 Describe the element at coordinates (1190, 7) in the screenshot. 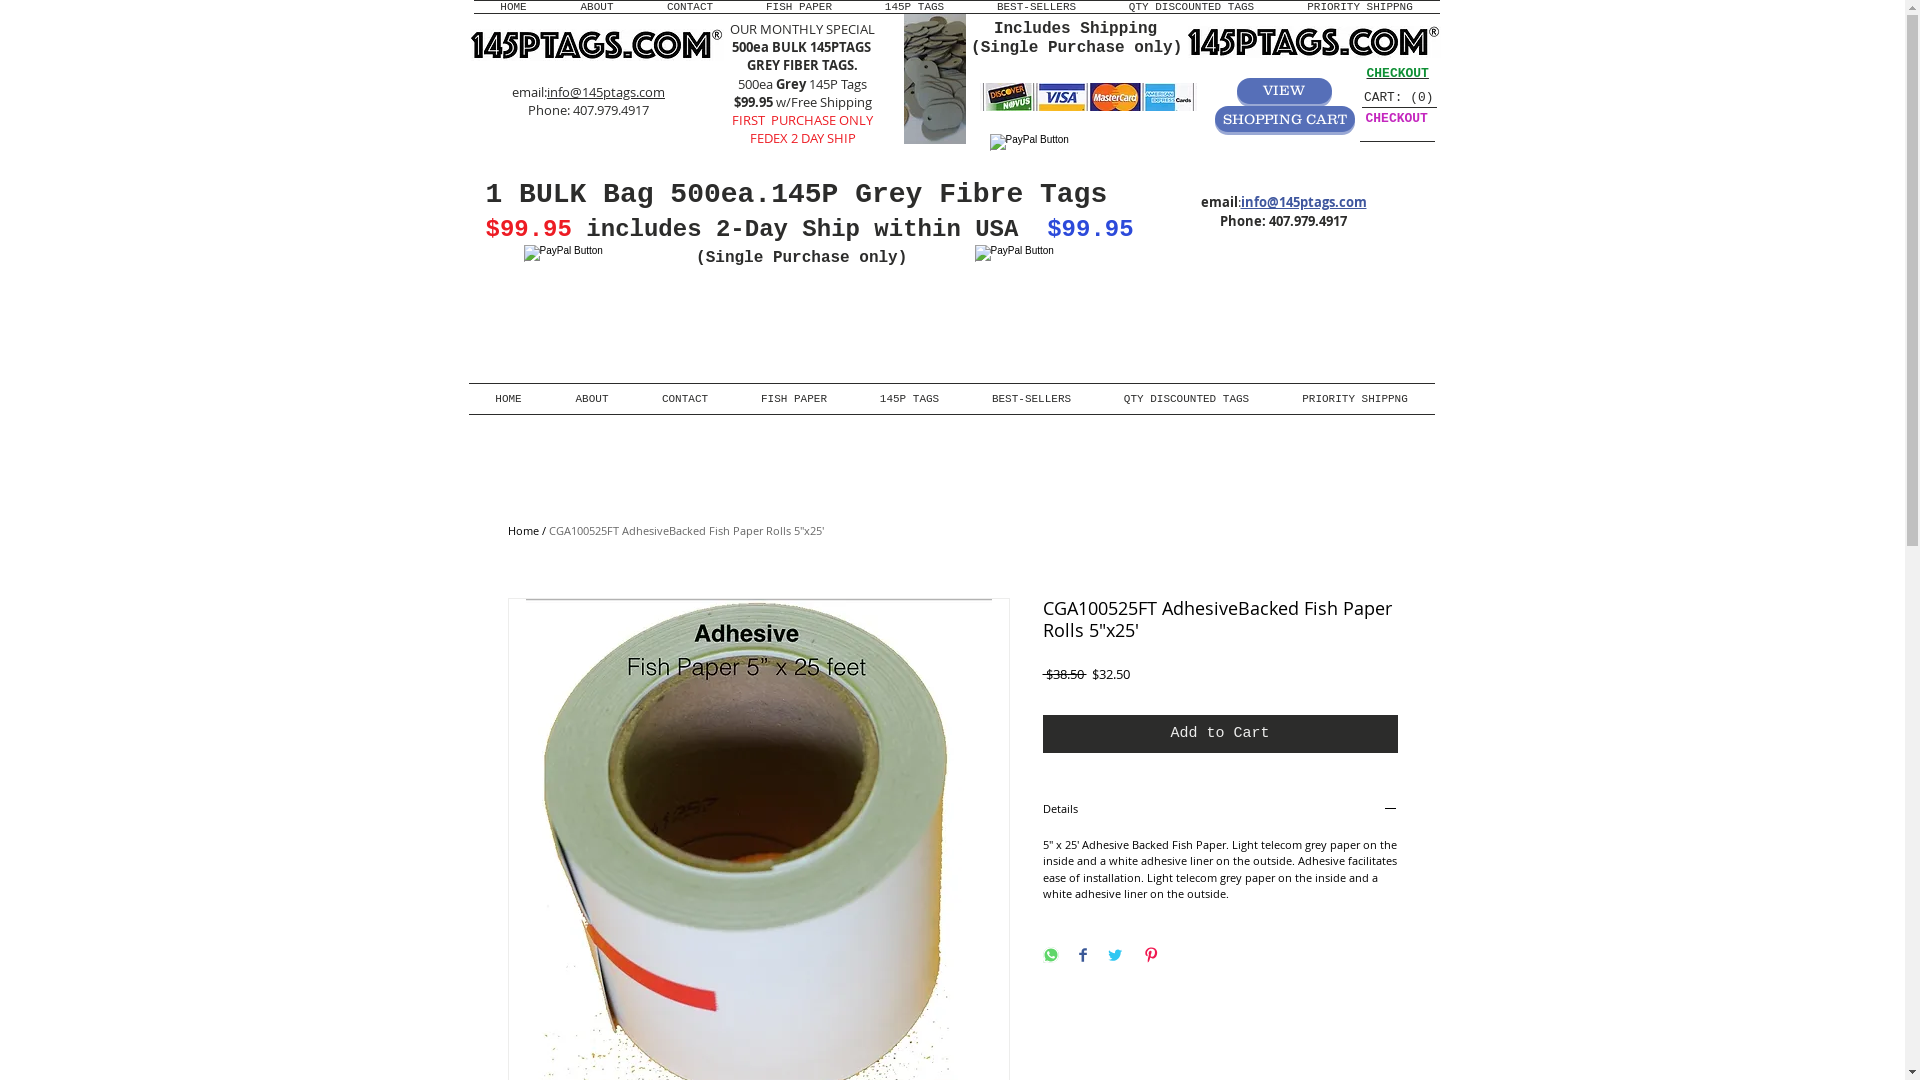

I see `'QTY DISCOUNTED TAGS'` at that location.